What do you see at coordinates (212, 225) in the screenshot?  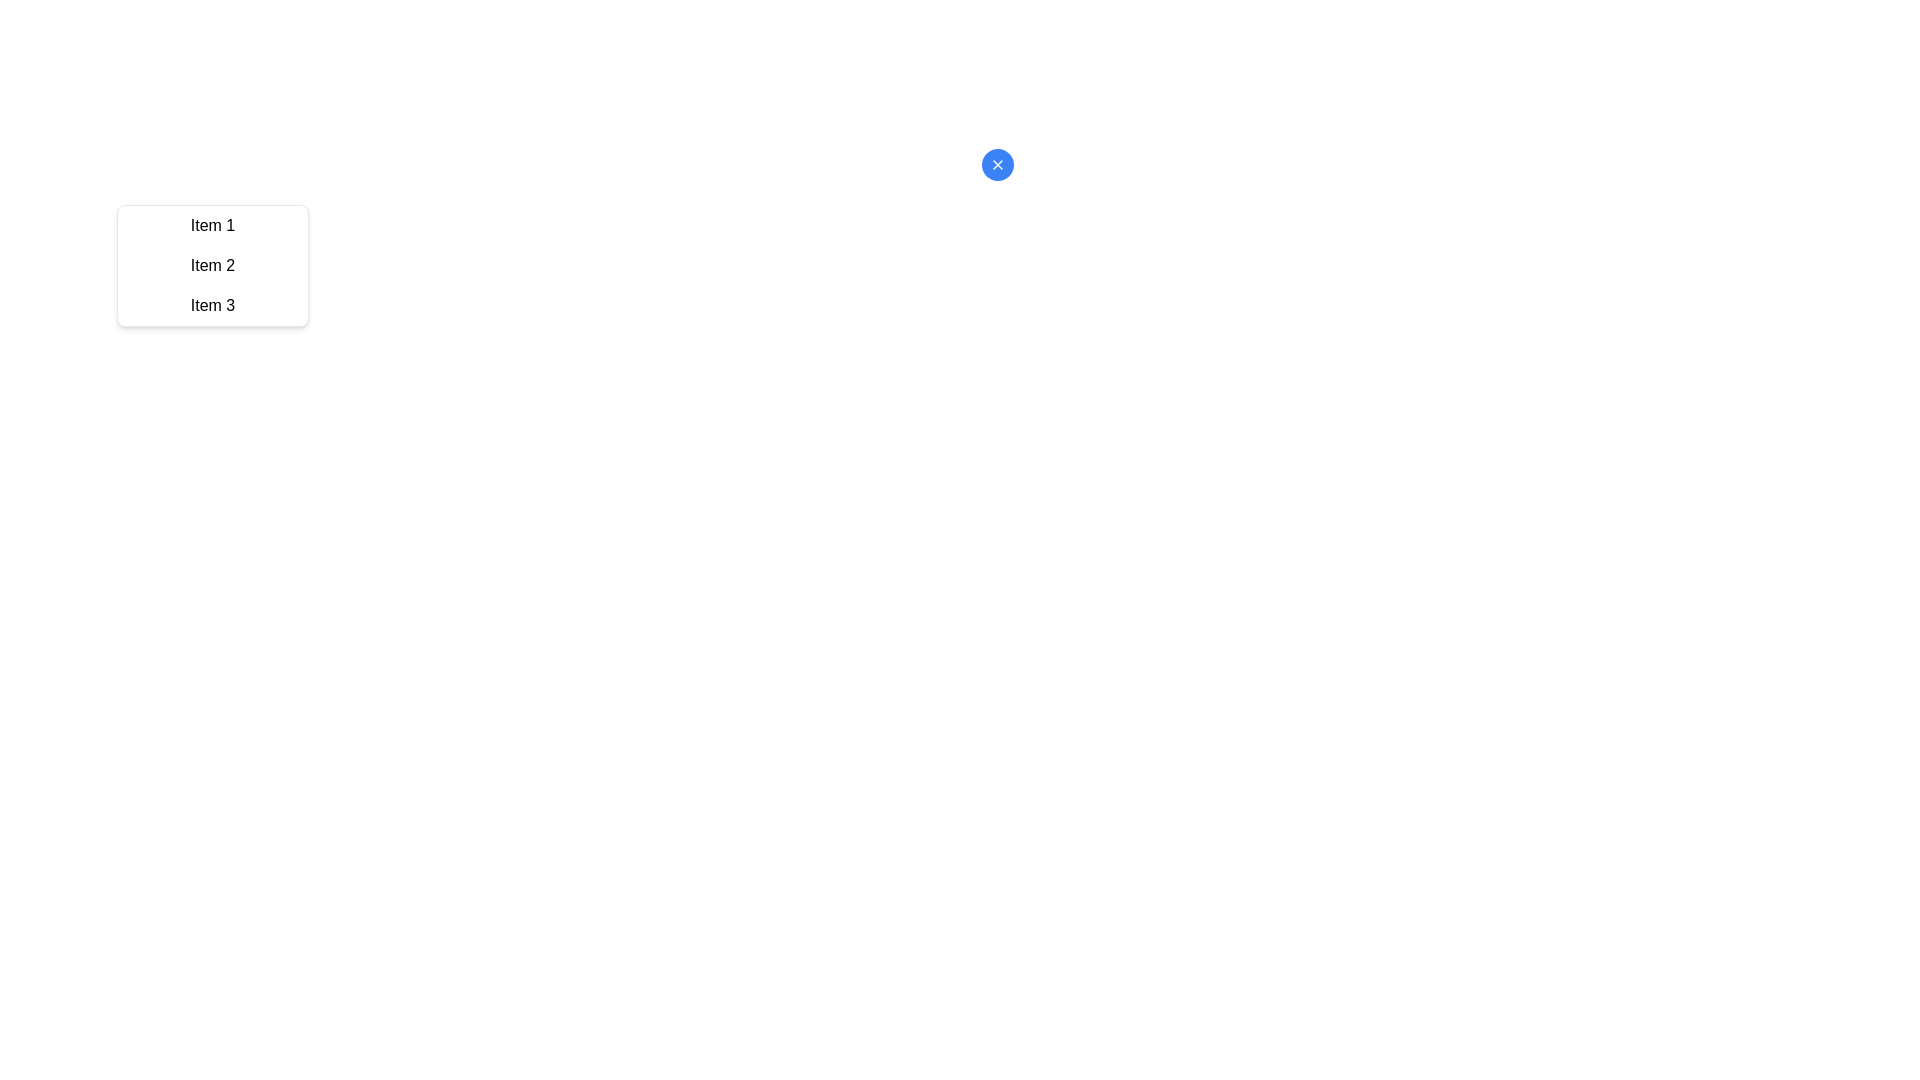 I see `the first list item labeled 'Item 1'` at bounding box center [212, 225].